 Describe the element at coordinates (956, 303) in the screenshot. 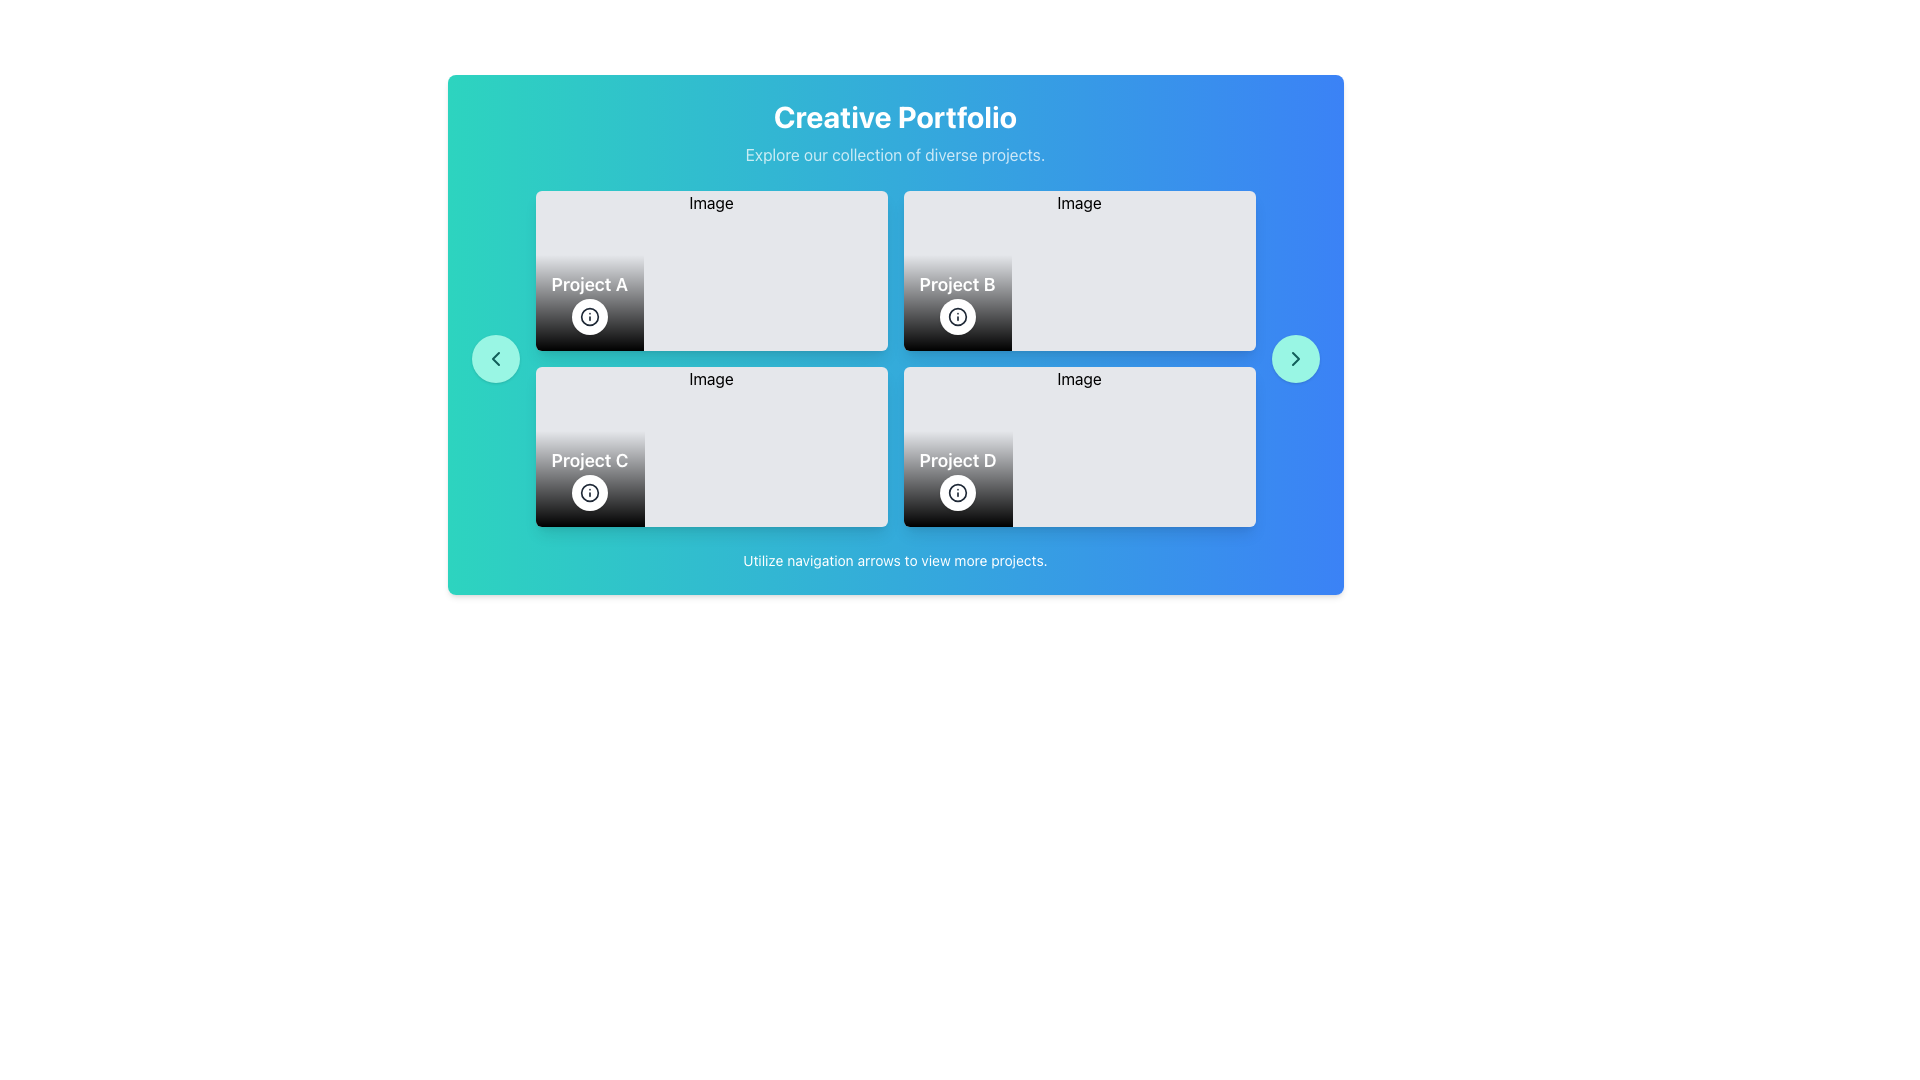

I see `the 'Project B' section with gradient background, which includes additional information or actions related to the project` at that location.